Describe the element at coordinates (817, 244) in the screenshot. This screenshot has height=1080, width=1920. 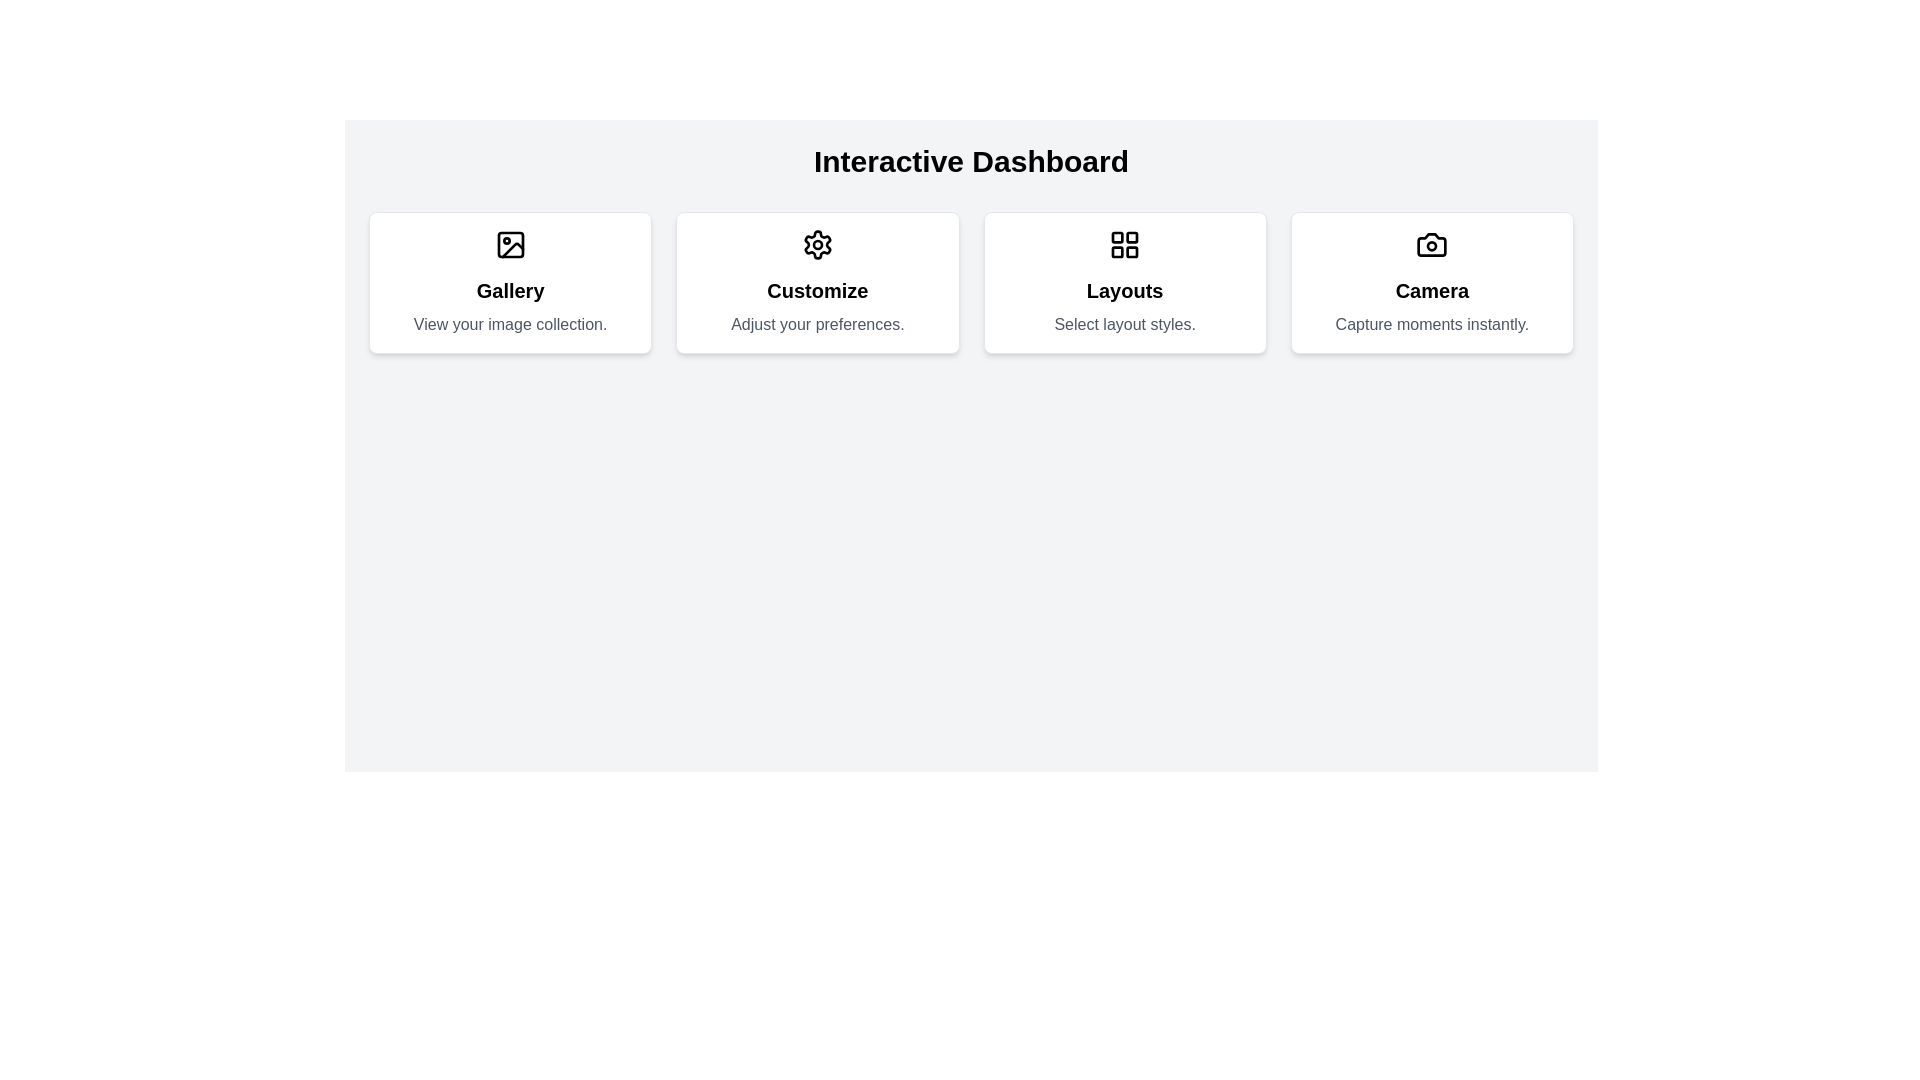
I see `the gear icon representing settings, located in the center of the 'Customize' card` at that location.